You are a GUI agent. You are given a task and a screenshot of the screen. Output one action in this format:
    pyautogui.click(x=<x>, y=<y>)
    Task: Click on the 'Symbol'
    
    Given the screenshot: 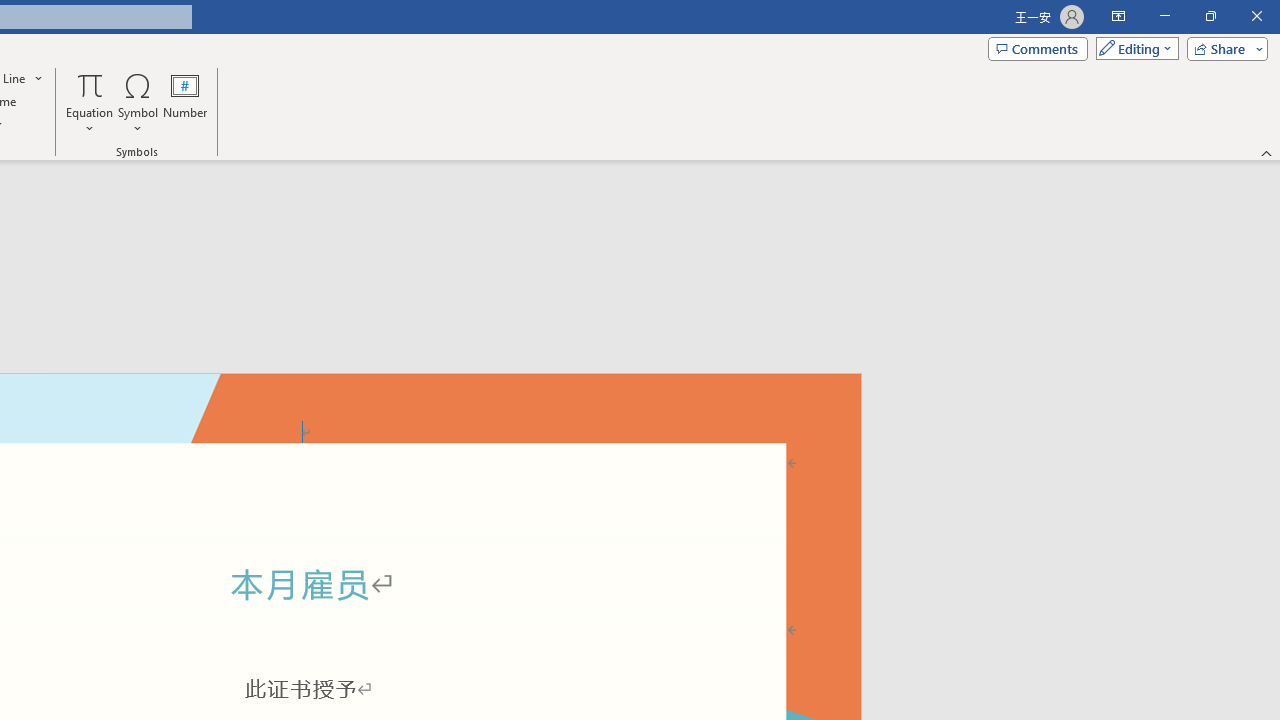 What is the action you would take?
    pyautogui.click(x=137, y=103)
    